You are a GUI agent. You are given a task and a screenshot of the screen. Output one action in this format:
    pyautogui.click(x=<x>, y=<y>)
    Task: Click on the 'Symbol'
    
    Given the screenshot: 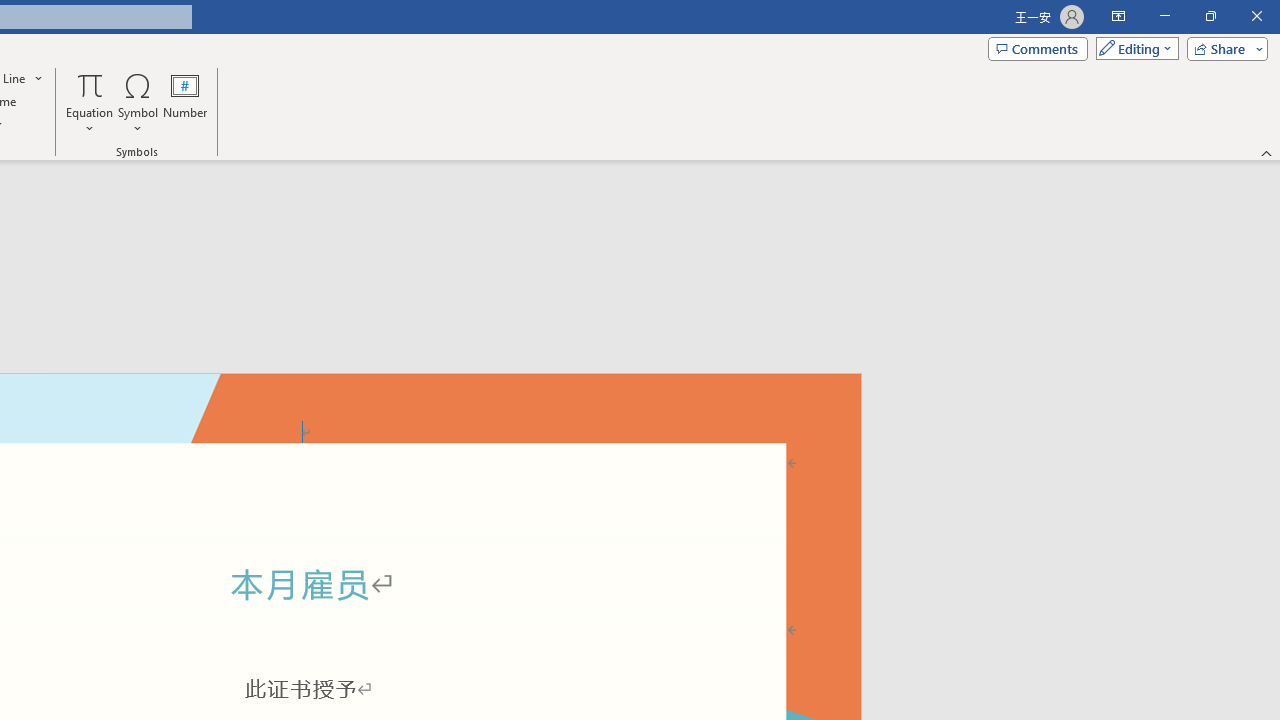 What is the action you would take?
    pyautogui.click(x=137, y=103)
    